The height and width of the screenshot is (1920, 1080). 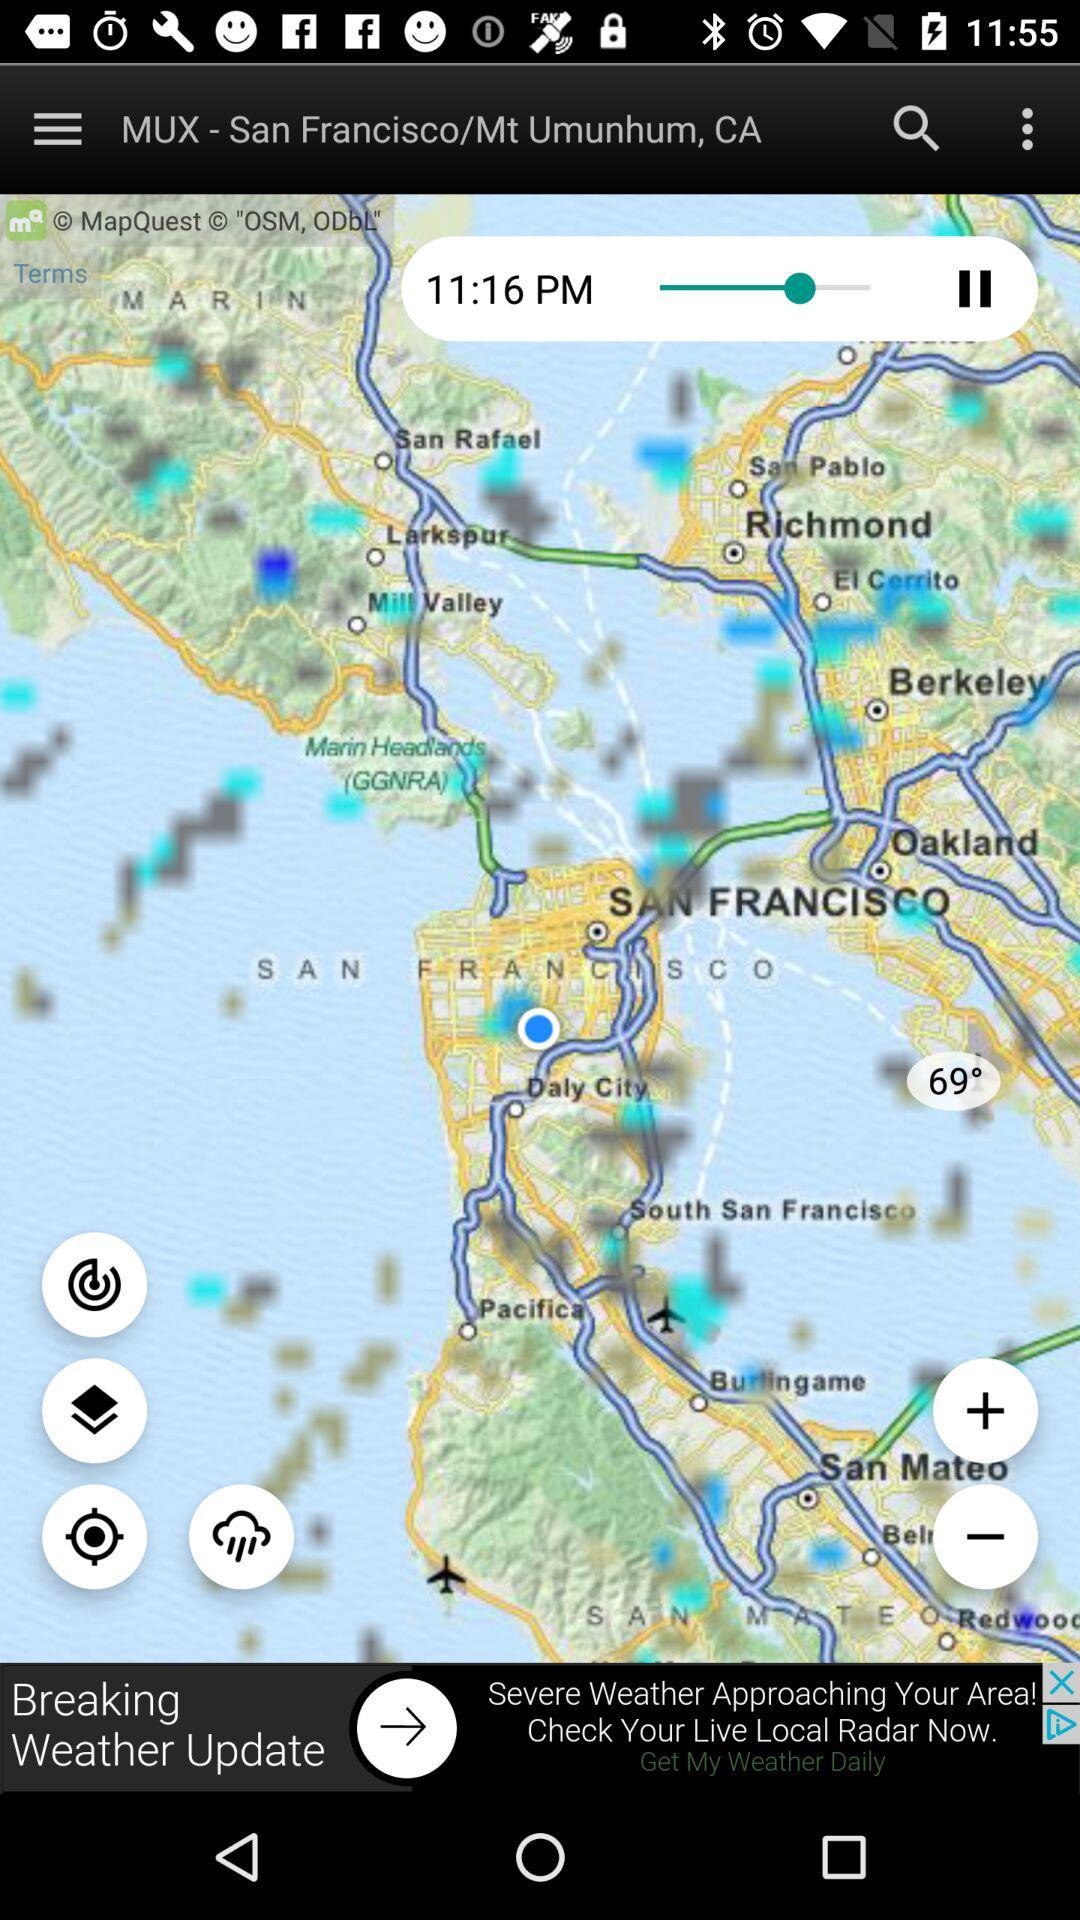 I want to click on zooming, so click(x=94, y=1535).